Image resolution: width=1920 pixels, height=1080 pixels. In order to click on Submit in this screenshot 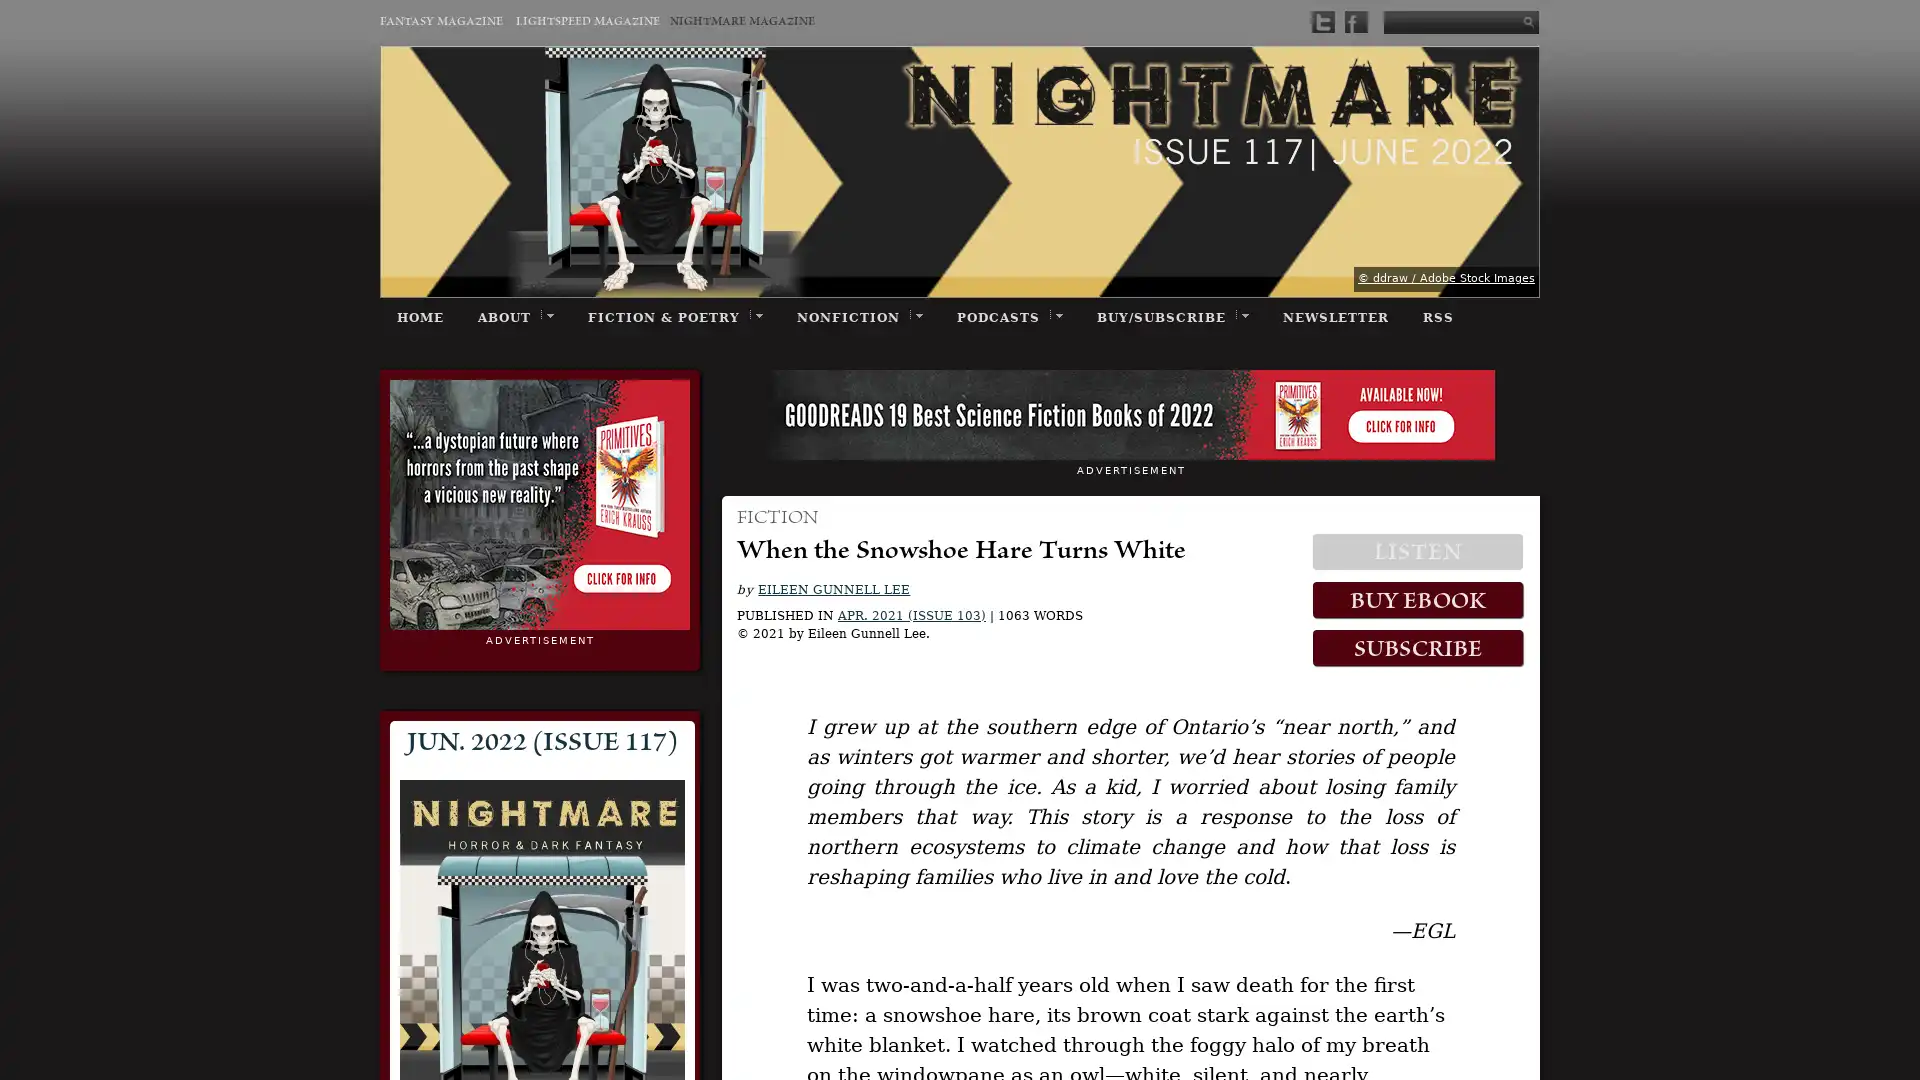, I will do `click(1550, 21)`.